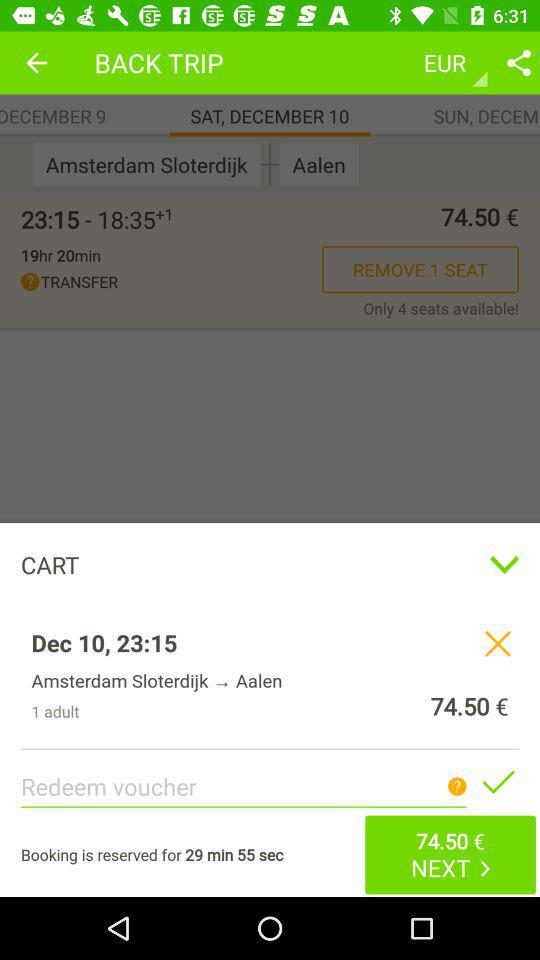 This screenshot has height=960, width=540. I want to click on remove order, so click(496, 642).